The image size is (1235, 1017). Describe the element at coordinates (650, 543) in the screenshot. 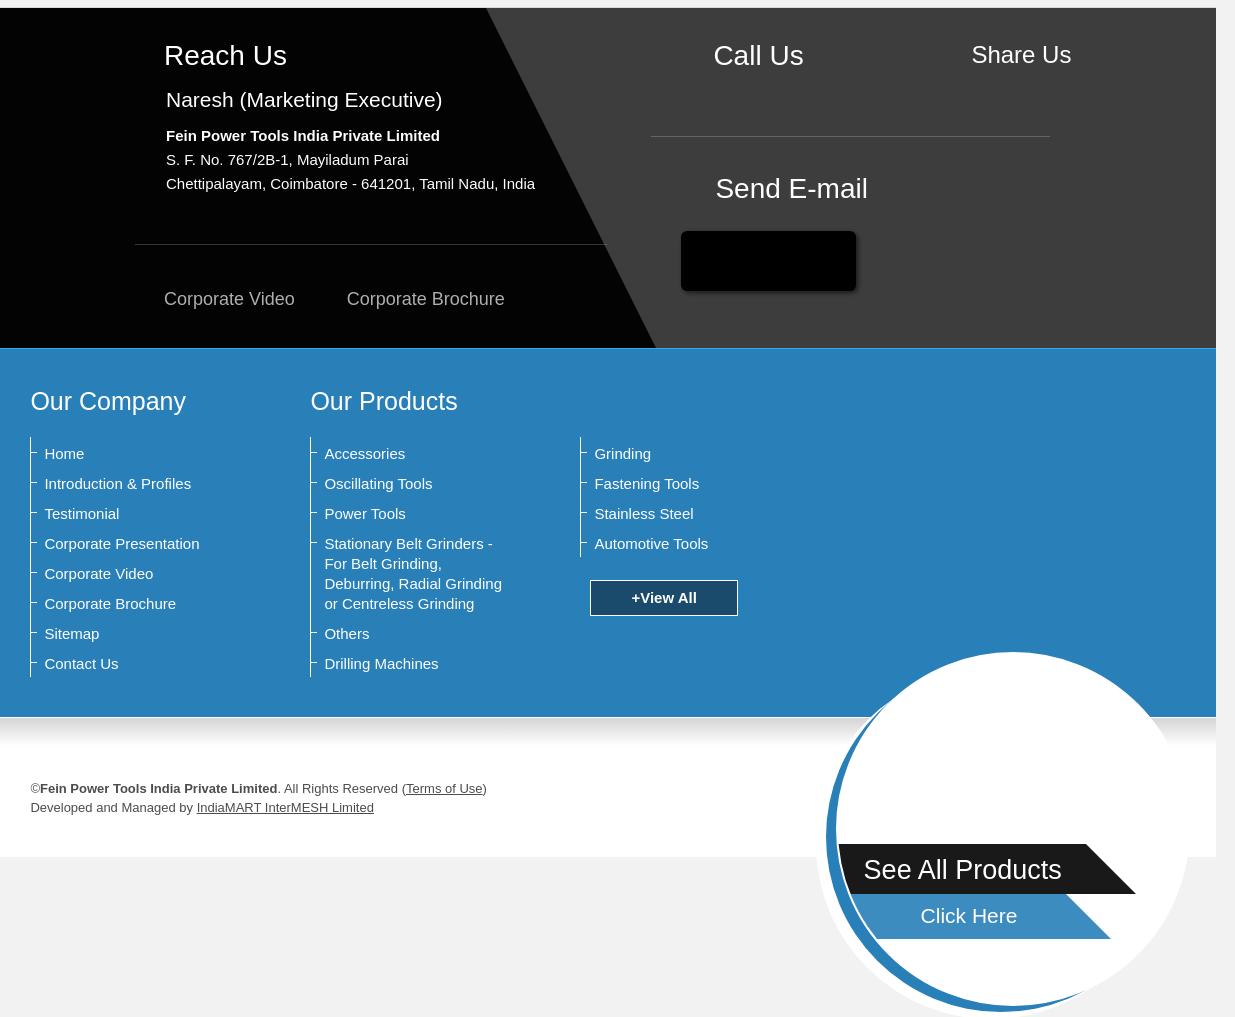

I see `'Automotive Tools'` at that location.